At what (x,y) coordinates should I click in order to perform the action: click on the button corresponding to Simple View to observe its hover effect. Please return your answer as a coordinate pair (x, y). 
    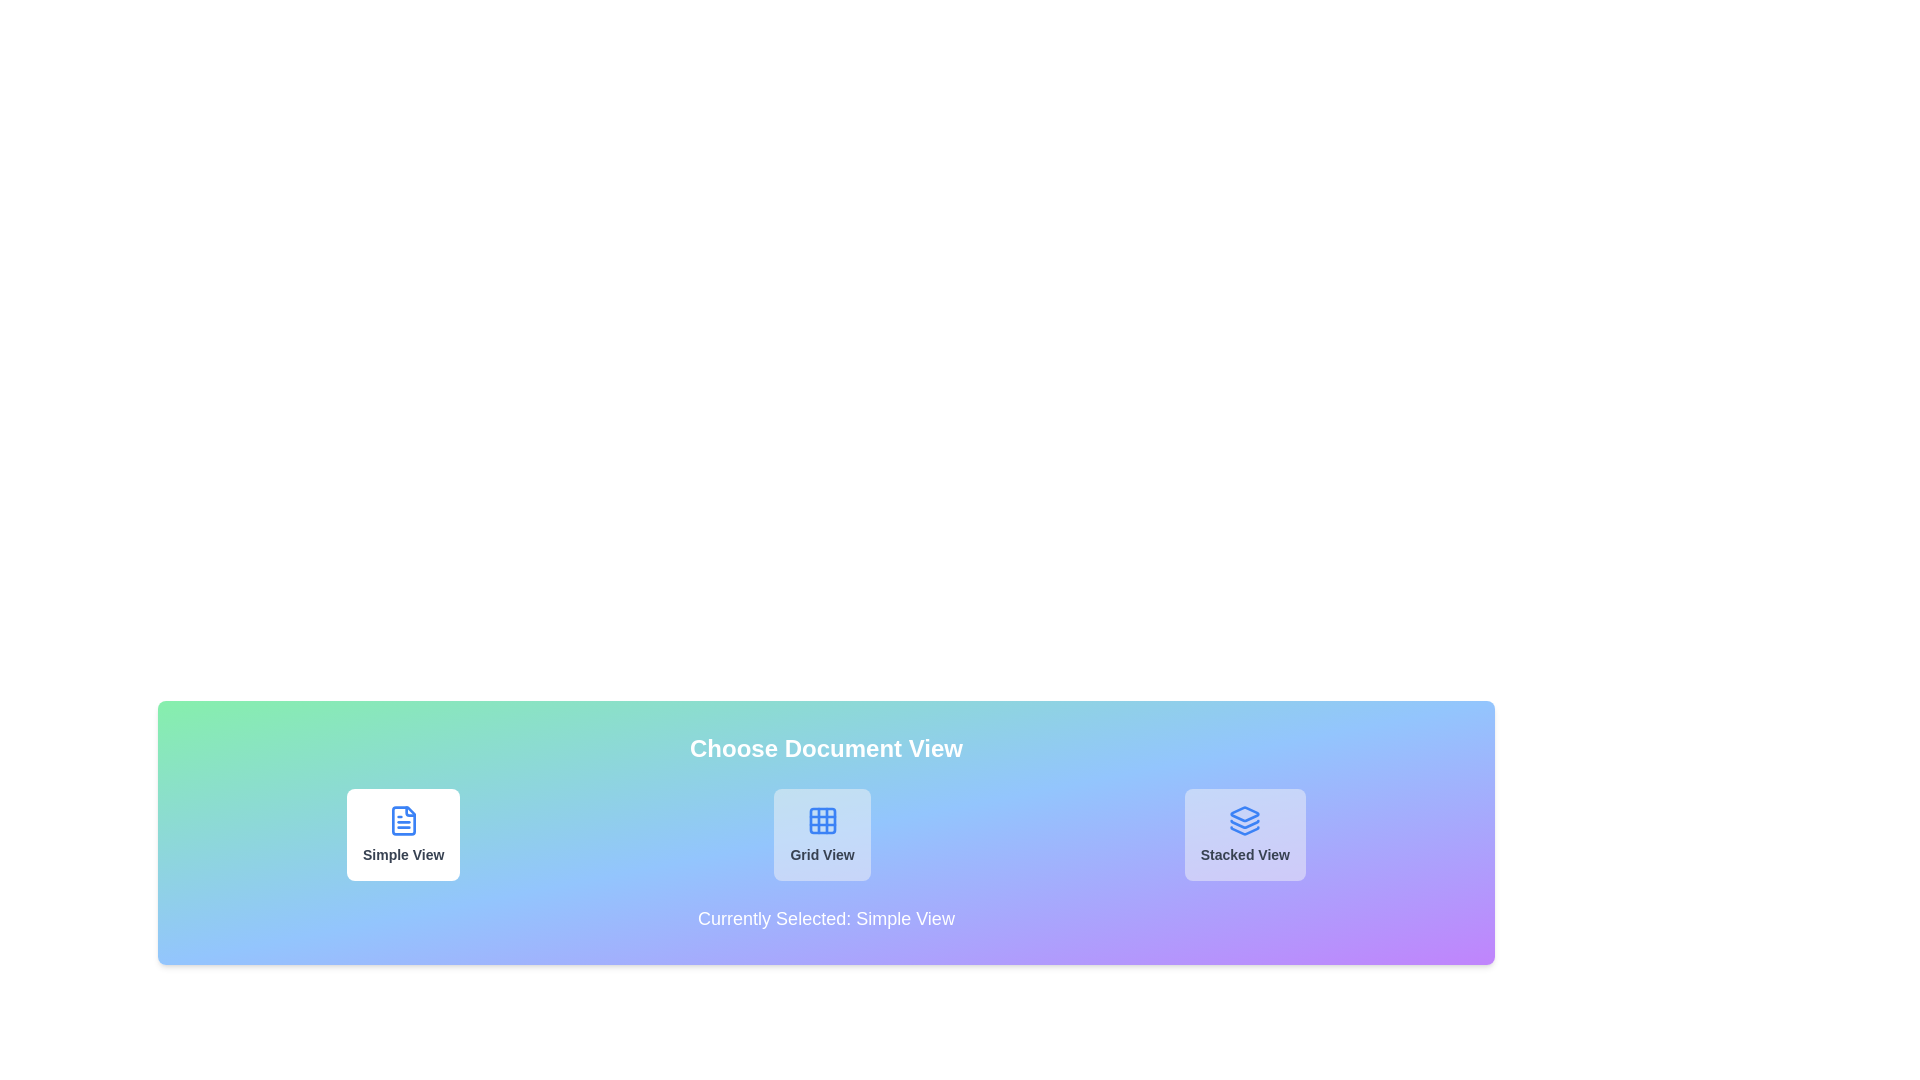
    Looking at the image, I should click on (402, 834).